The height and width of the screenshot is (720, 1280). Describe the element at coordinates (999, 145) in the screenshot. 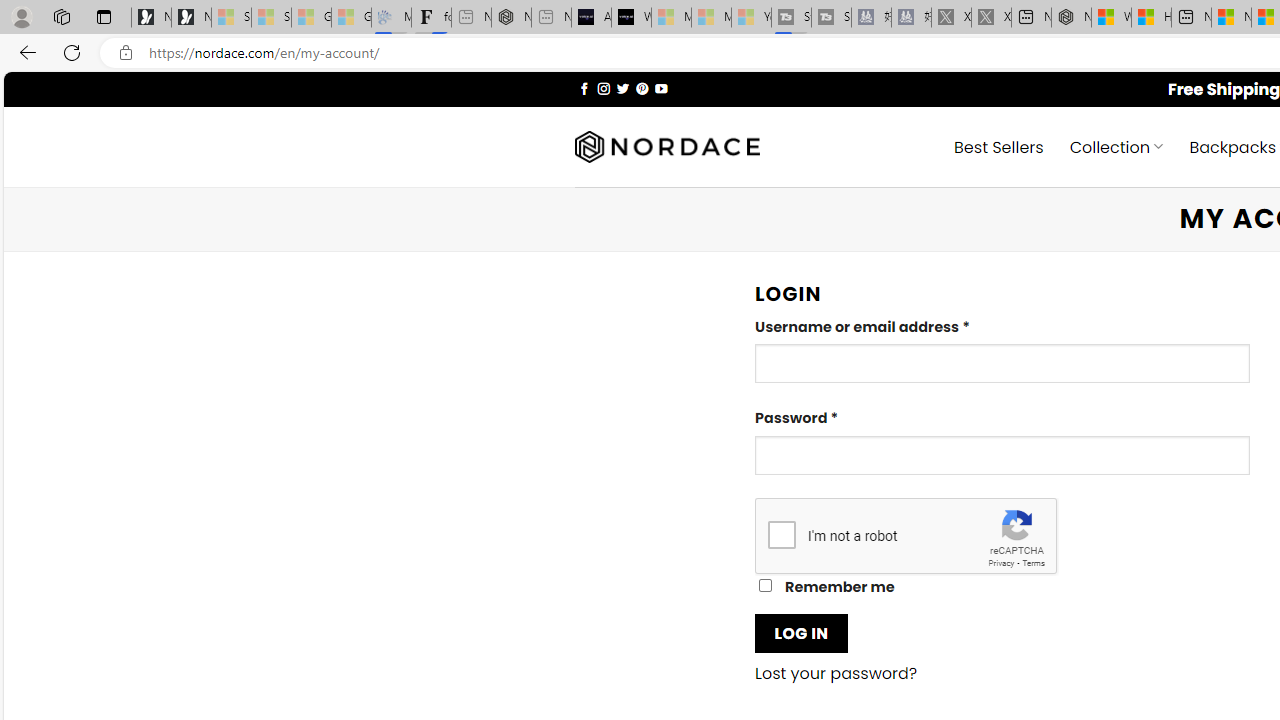

I see `'  Best Sellers'` at that location.